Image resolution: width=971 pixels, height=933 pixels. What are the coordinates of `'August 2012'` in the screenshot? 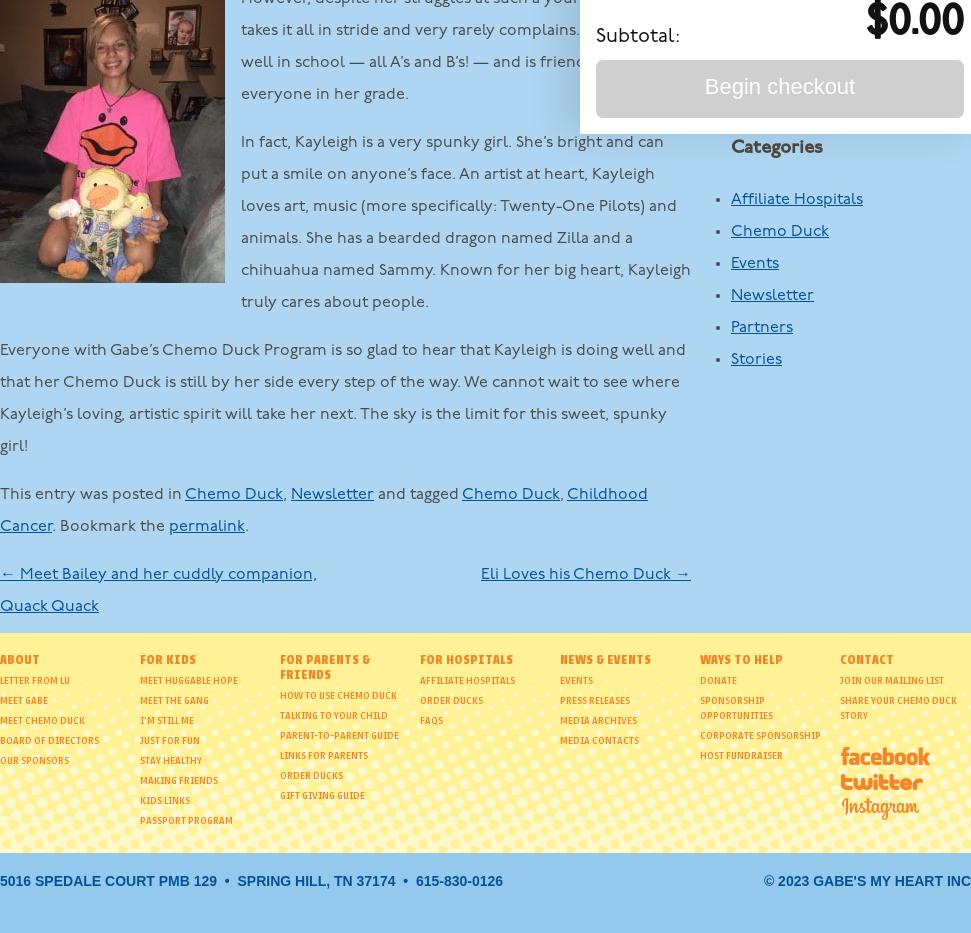 It's located at (773, 69).